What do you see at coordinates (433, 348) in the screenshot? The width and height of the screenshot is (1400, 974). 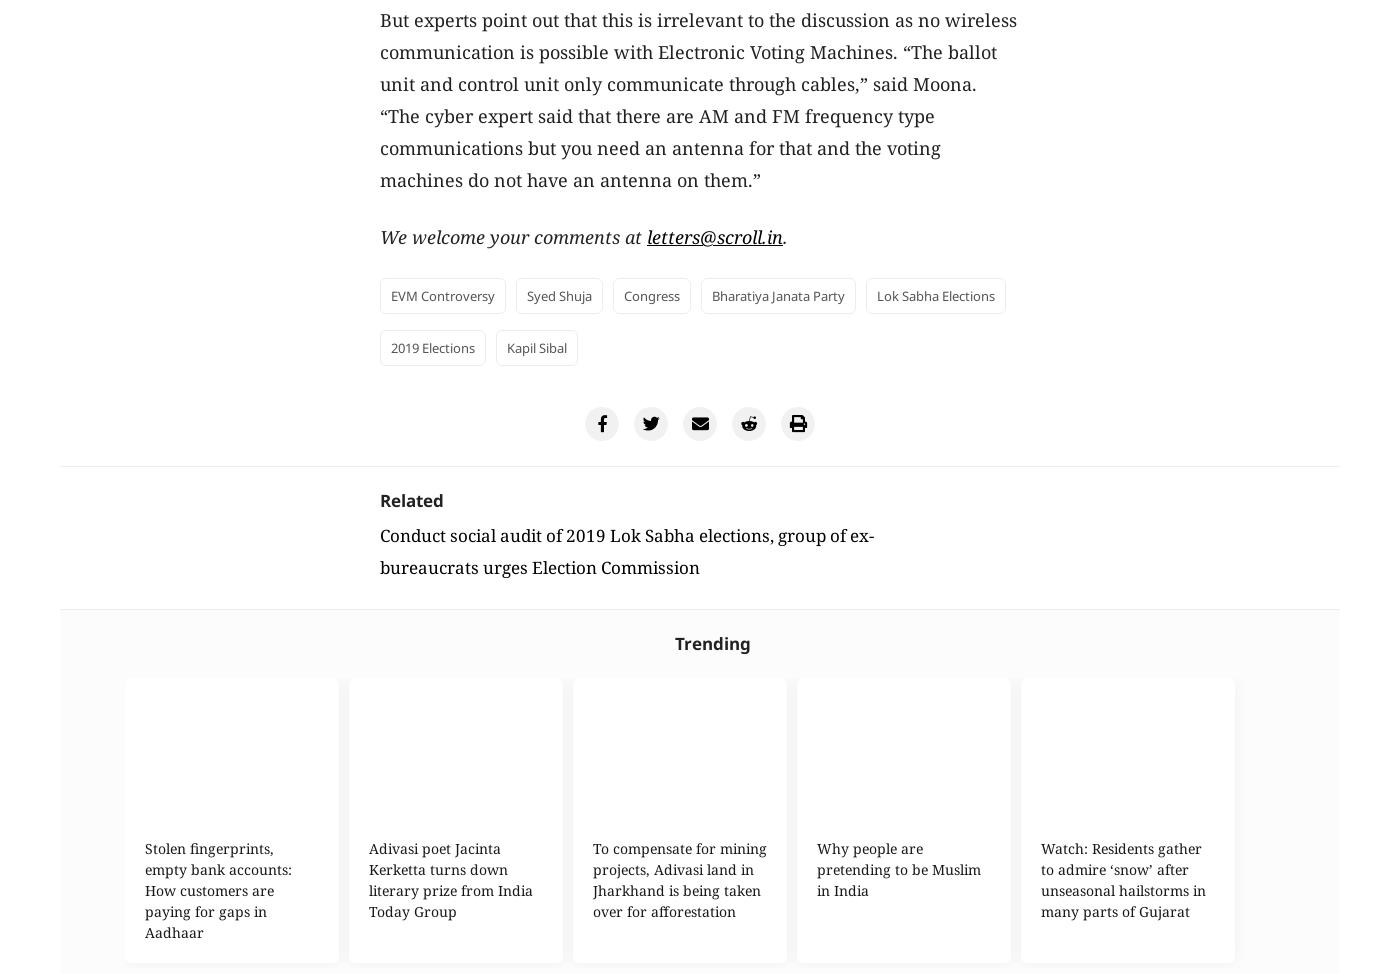 I see `'2019 elections'` at bounding box center [433, 348].